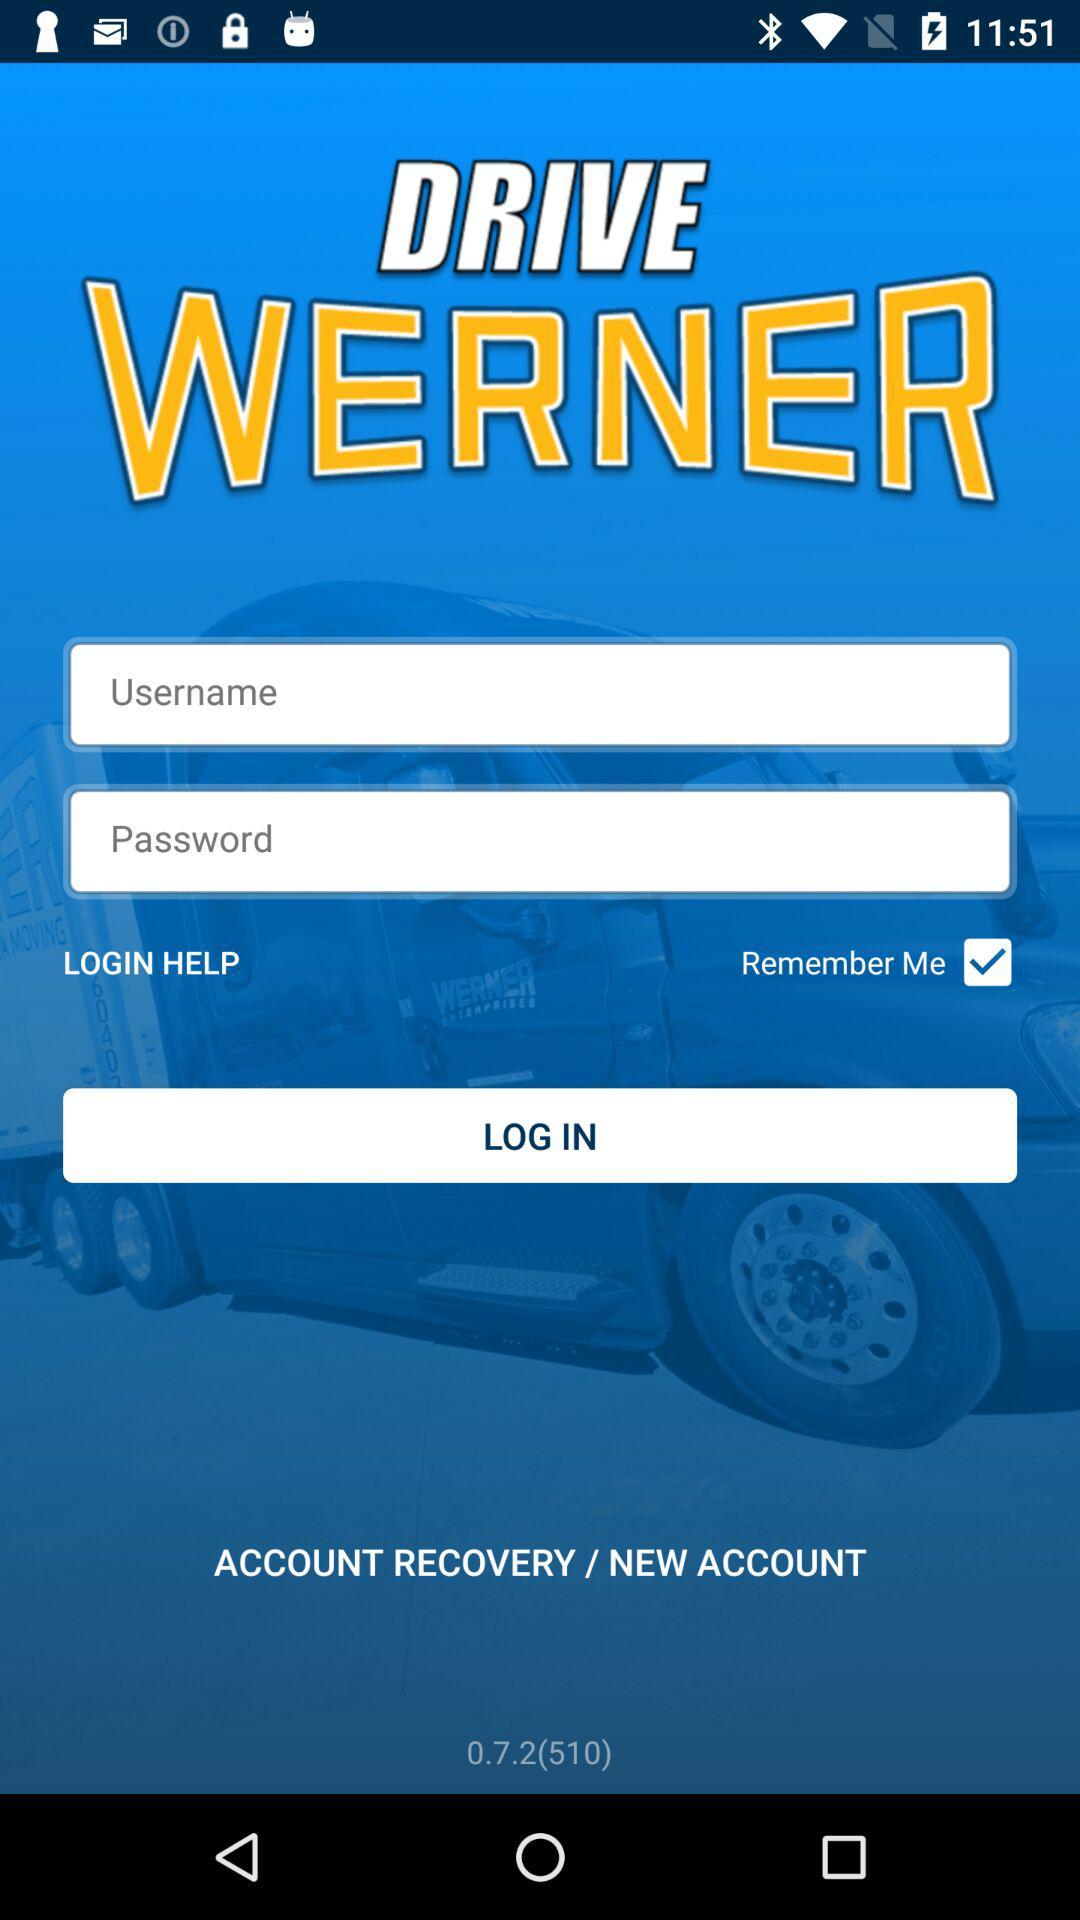  Describe the element at coordinates (980, 962) in the screenshot. I see `the icon to the right of the remember me icon` at that location.